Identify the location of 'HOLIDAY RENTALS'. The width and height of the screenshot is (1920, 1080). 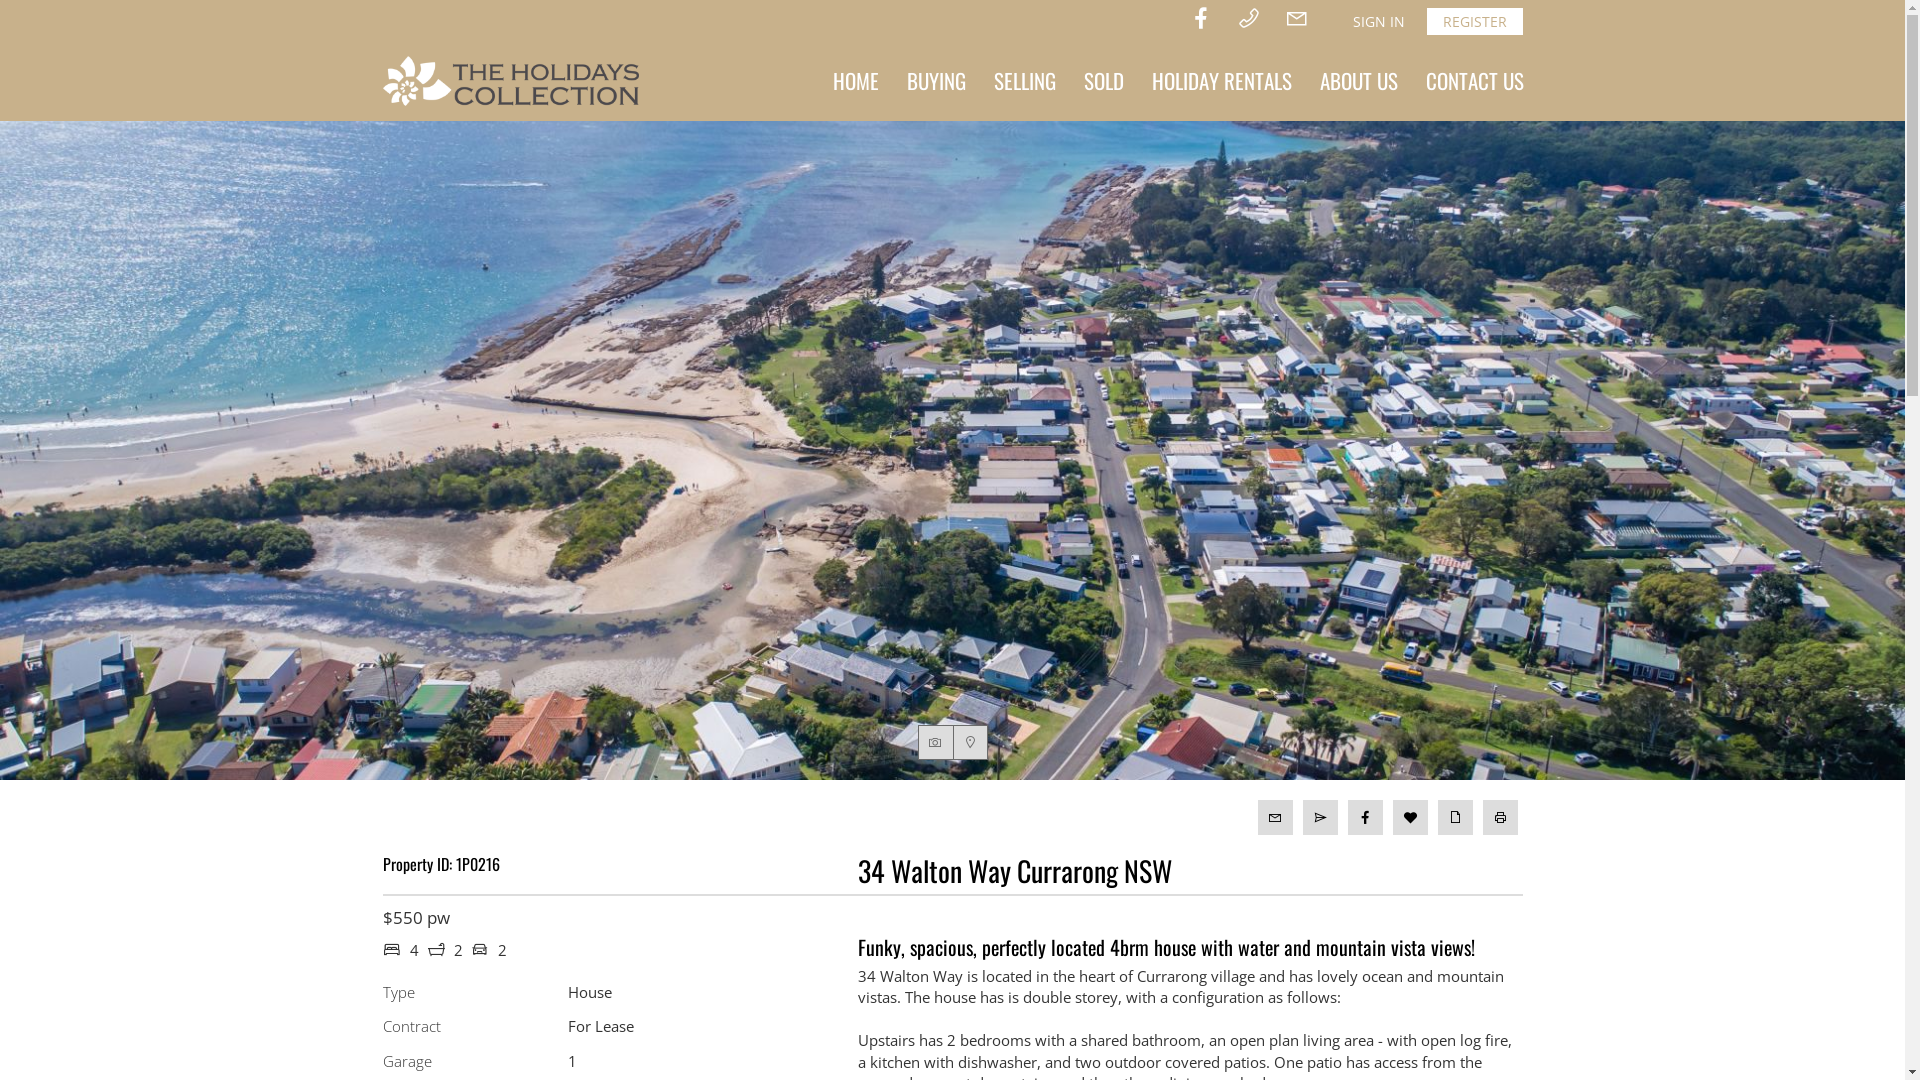
(1221, 80).